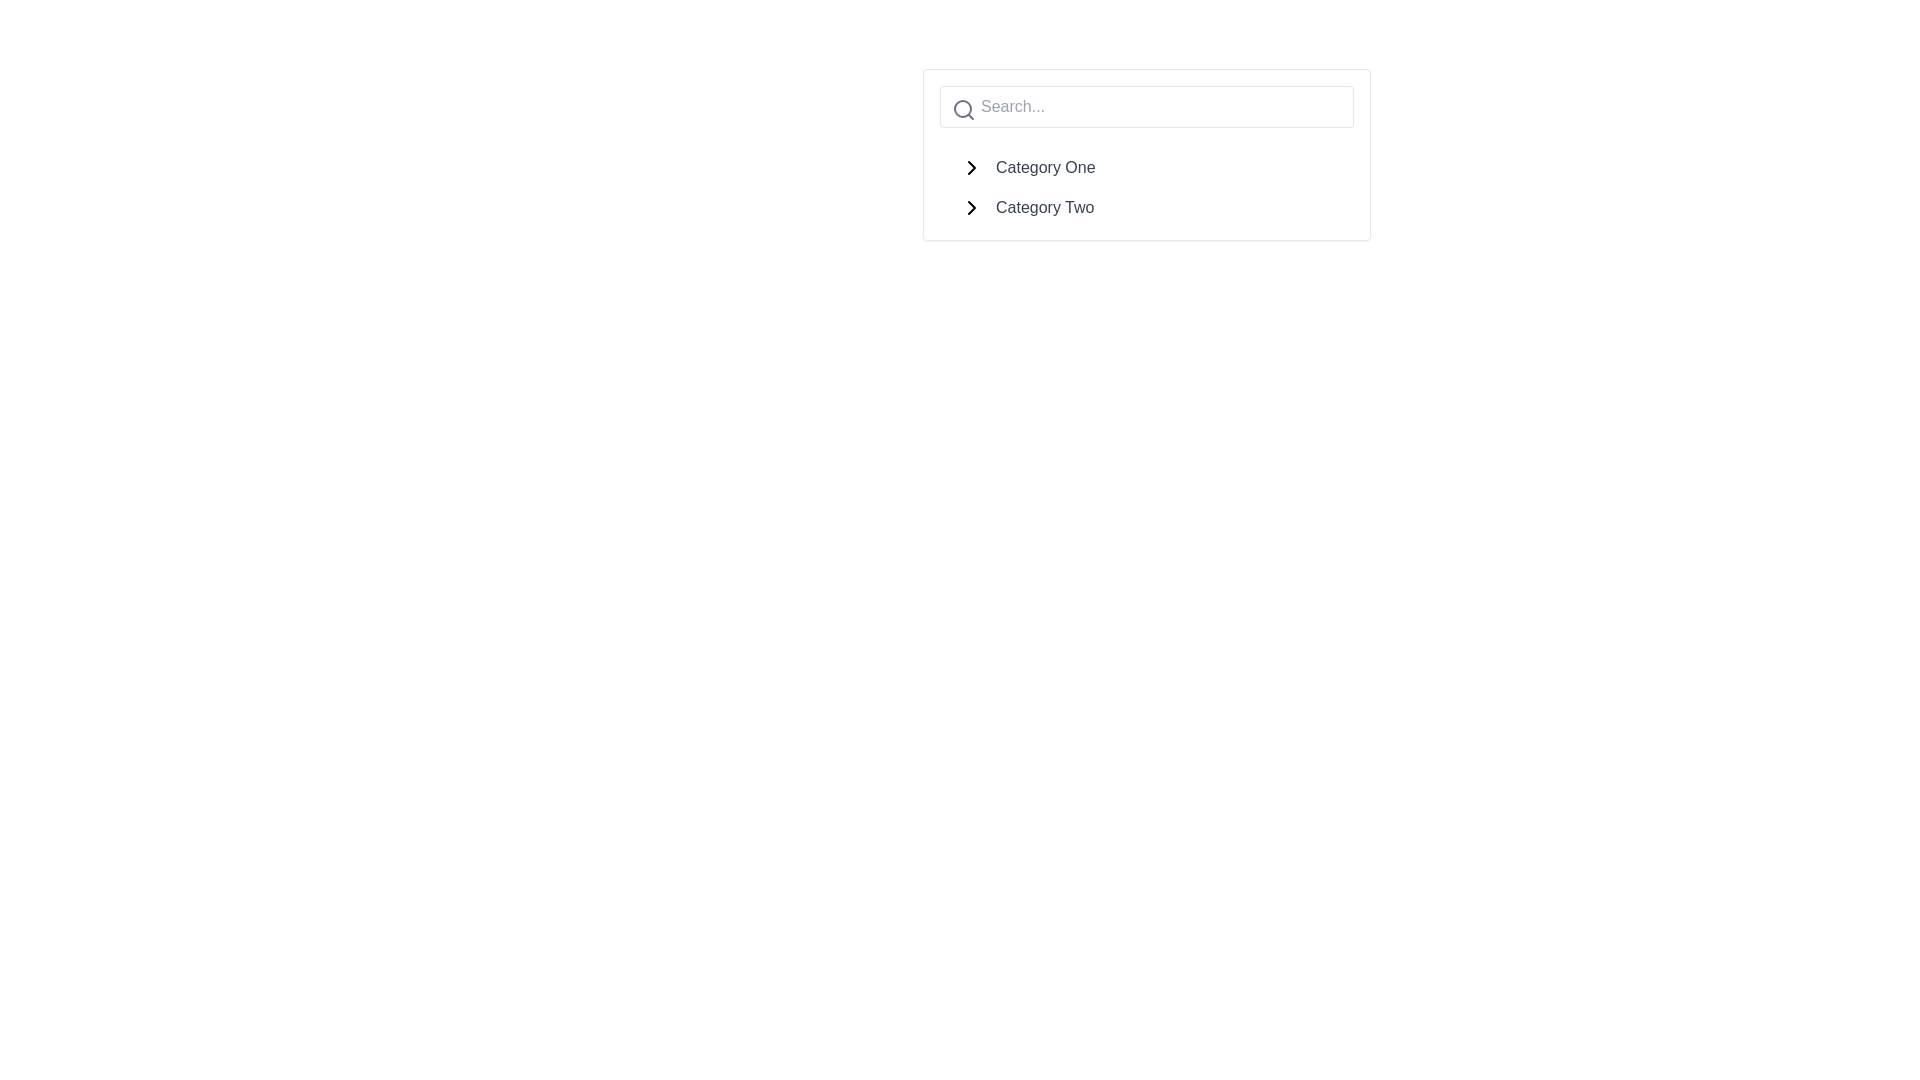 The width and height of the screenshot is (1920, 1080). What do you see at coordinates (971, 167) in the screenshot?
I see `the icon that serves as a visual indicator for expanding or collapsing the 'Category One' section` at bounding box center [971, 167].